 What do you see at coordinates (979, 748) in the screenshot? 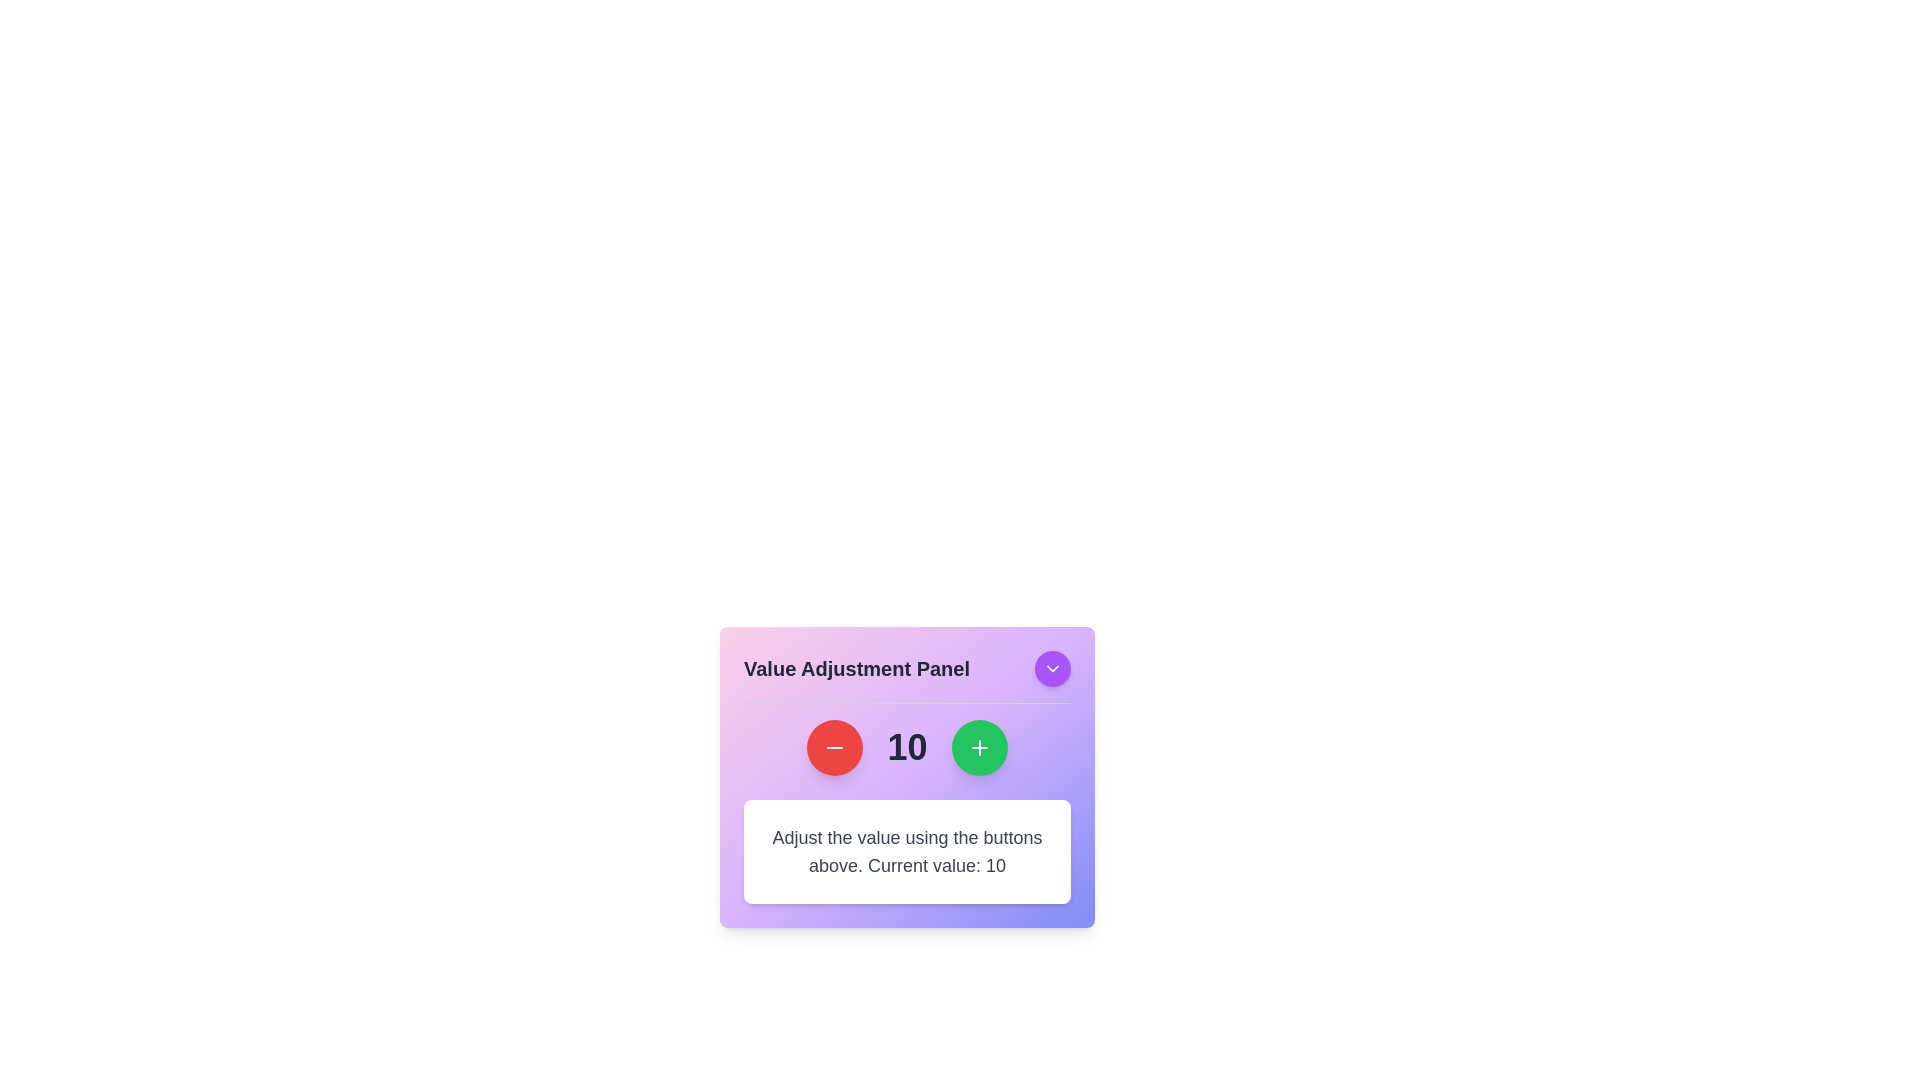
I see `the circular green button with a white plus icon to observe a change in color` at bounding box center [979, 748].